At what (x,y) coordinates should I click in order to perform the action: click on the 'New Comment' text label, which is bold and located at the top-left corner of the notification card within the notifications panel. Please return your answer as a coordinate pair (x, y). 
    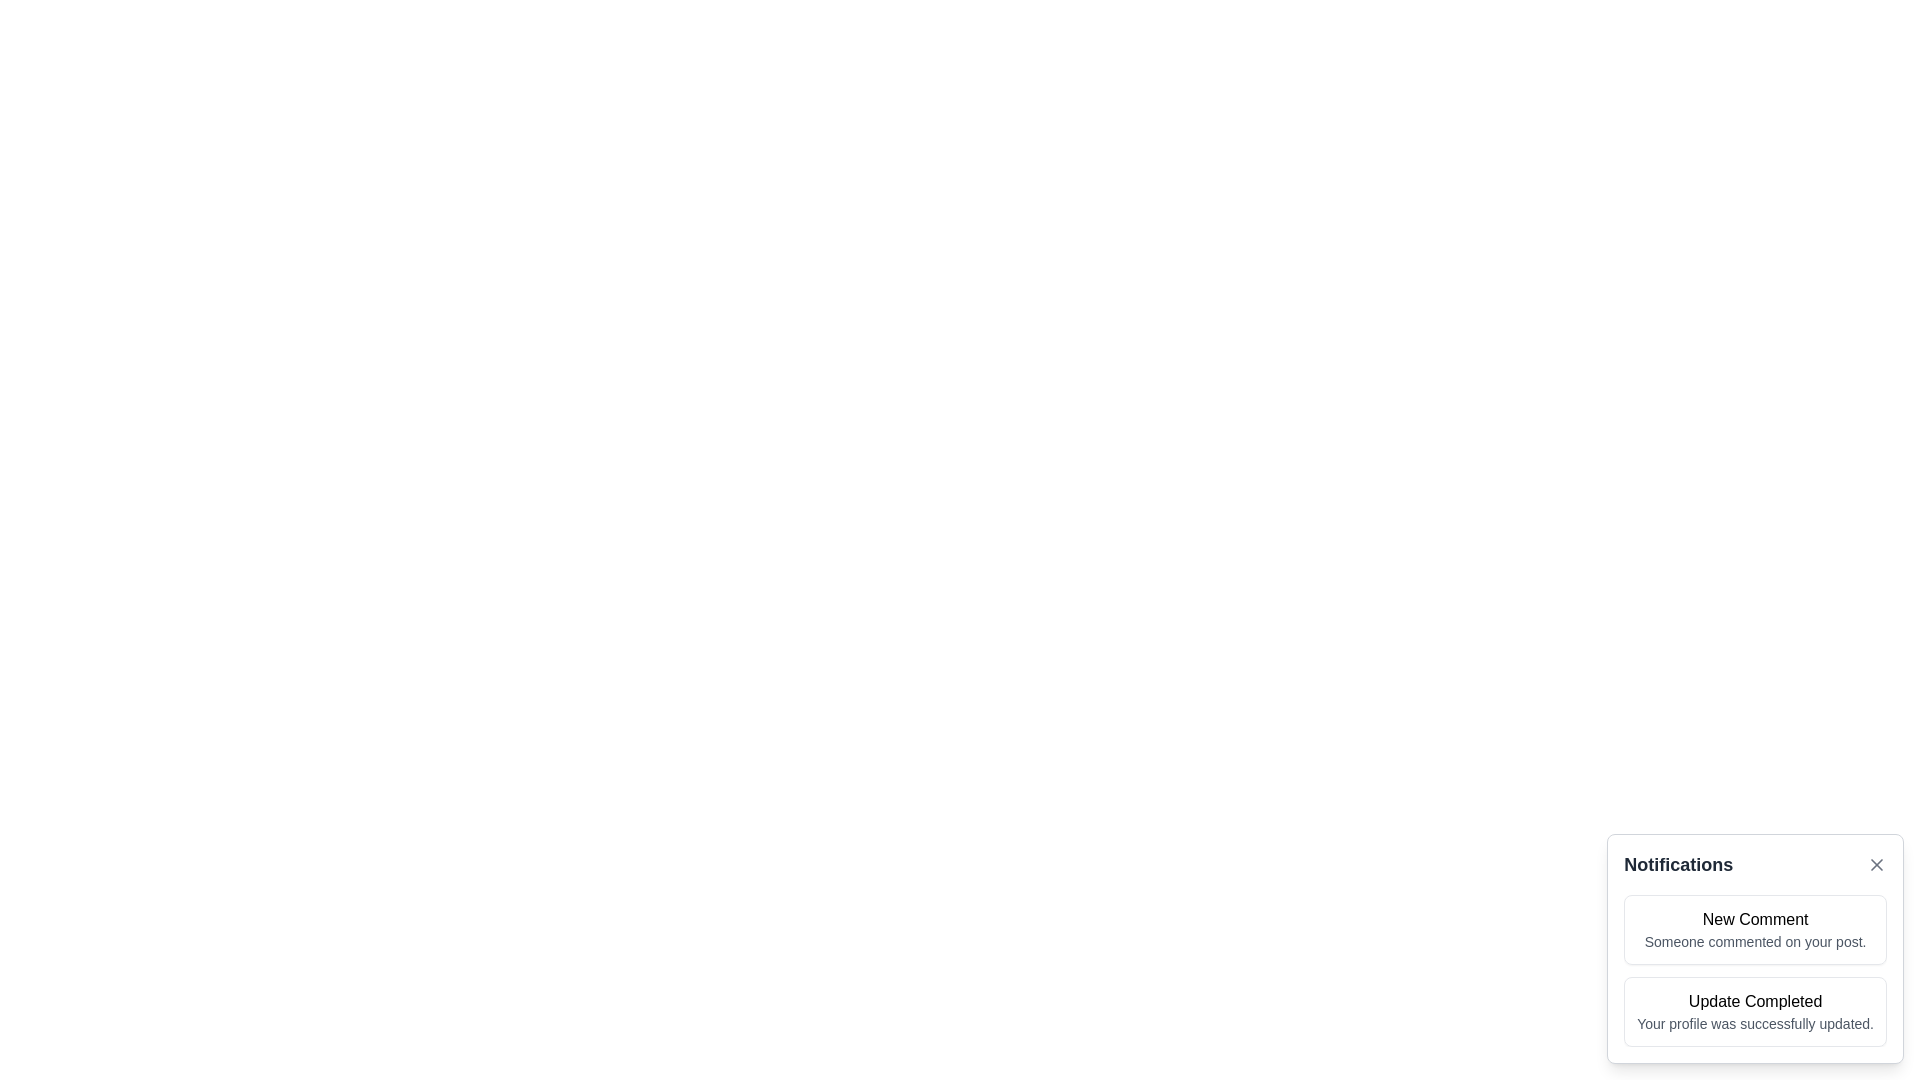
    Looking at the image, I should click on (1754, 920).